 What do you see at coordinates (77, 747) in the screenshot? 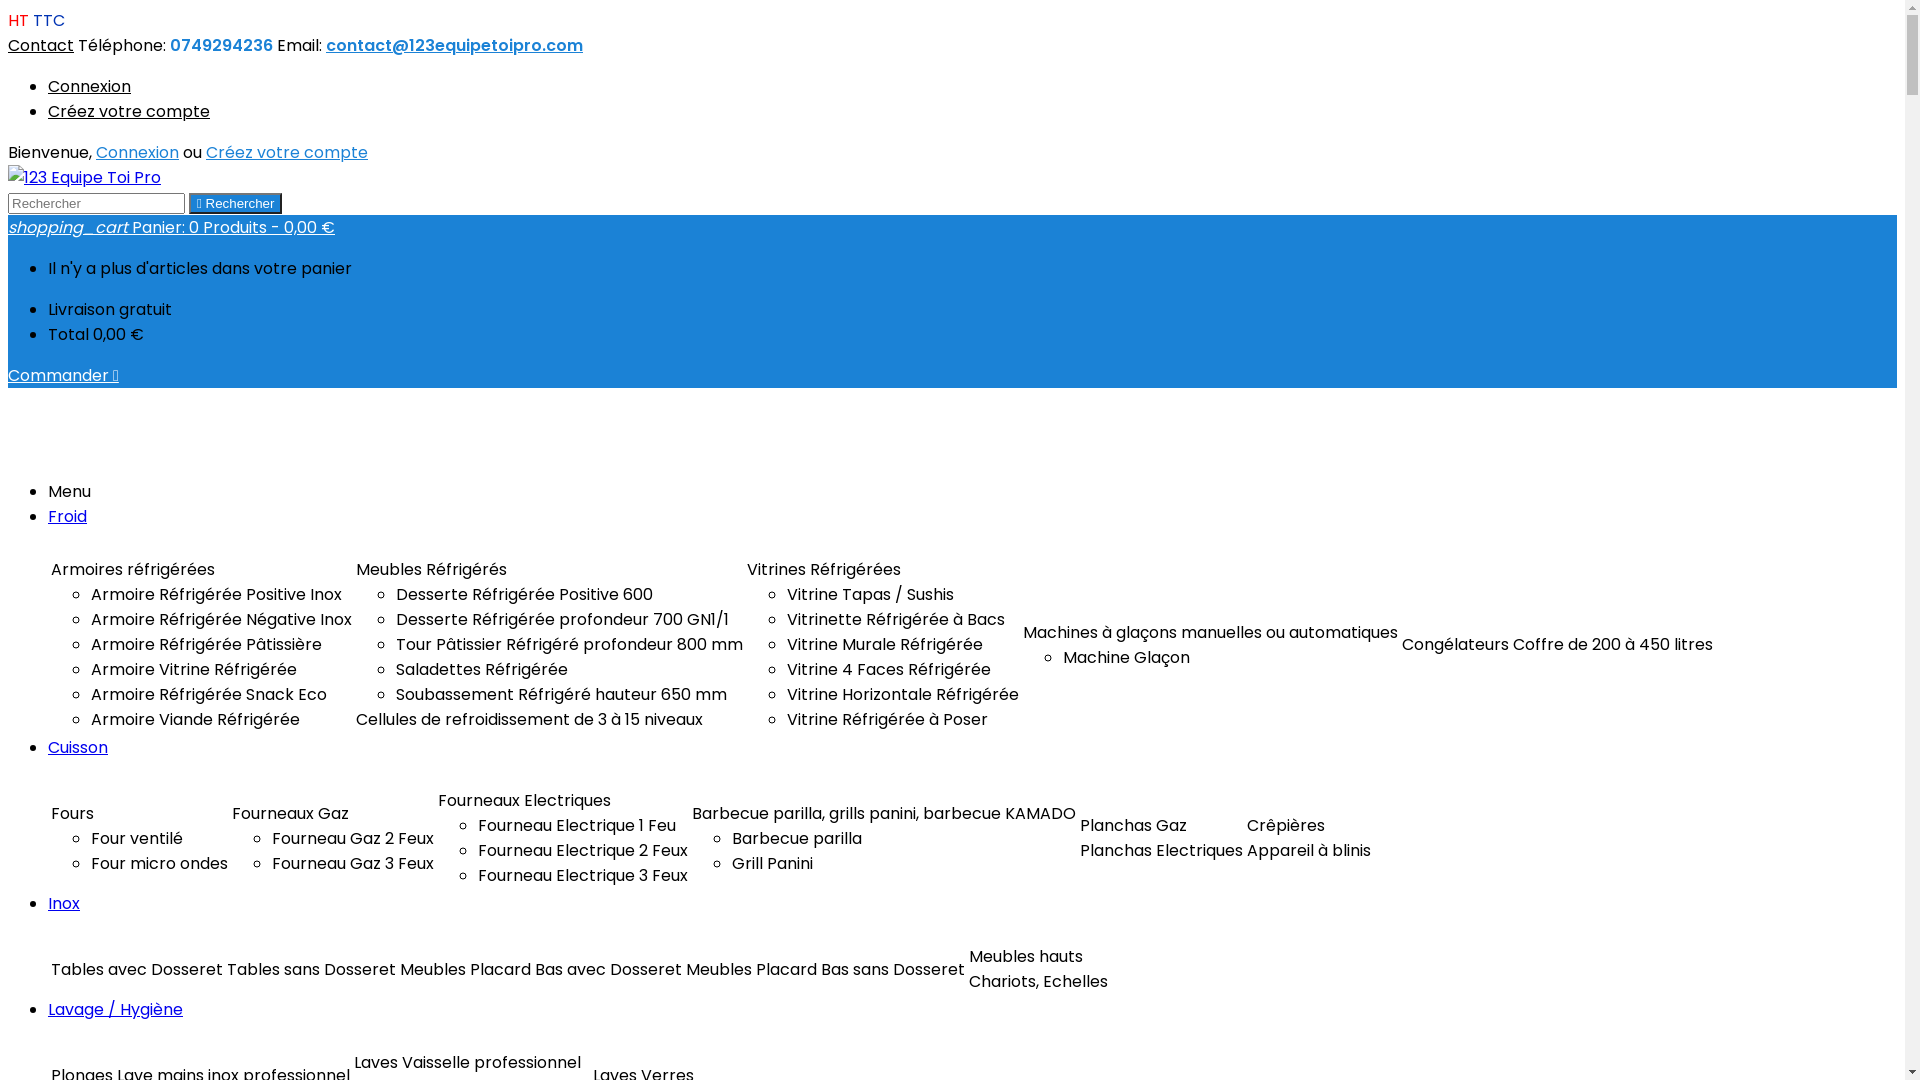
I see `'Cuisson'` at bounding box center [77, 747].